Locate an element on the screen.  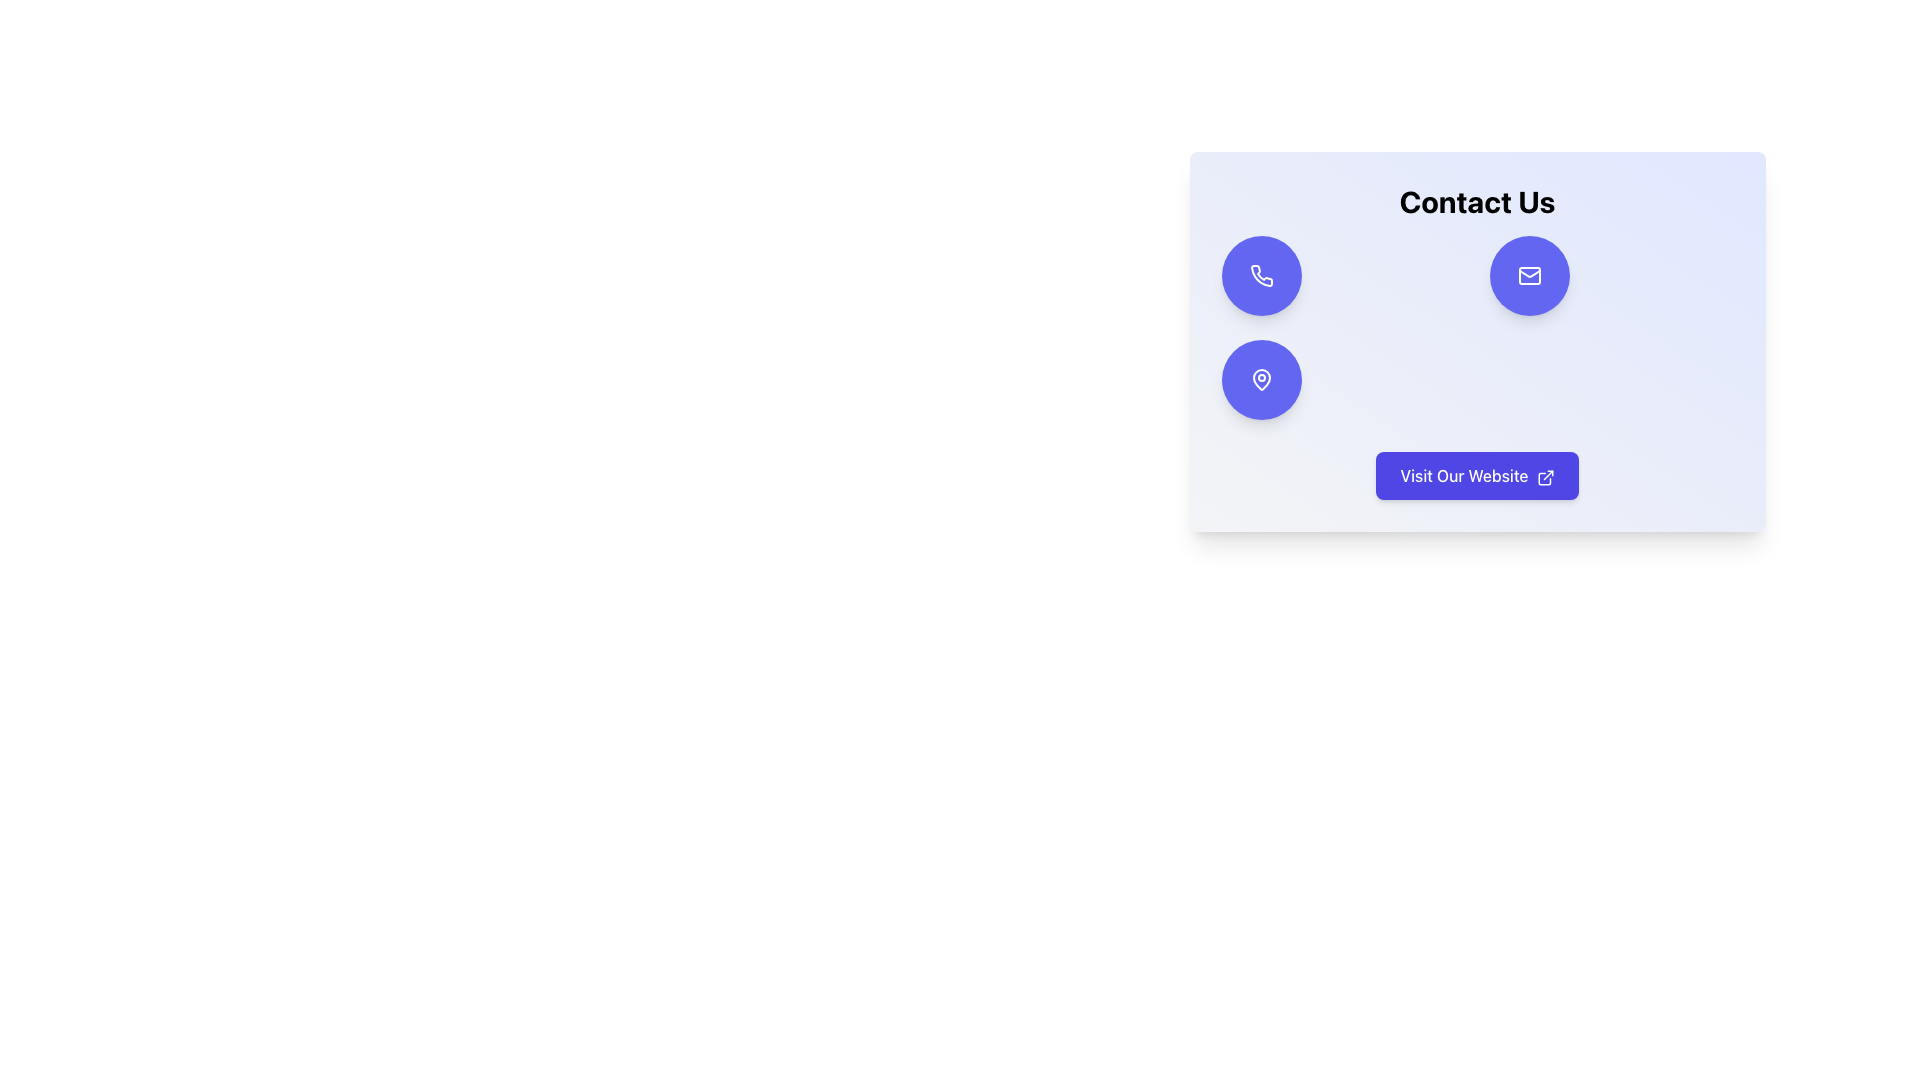
the circular button with an indigo background and a white map pin icon, located in the 'Contact Us' section, to trigger style changes is located at coordinates (1260, 380).